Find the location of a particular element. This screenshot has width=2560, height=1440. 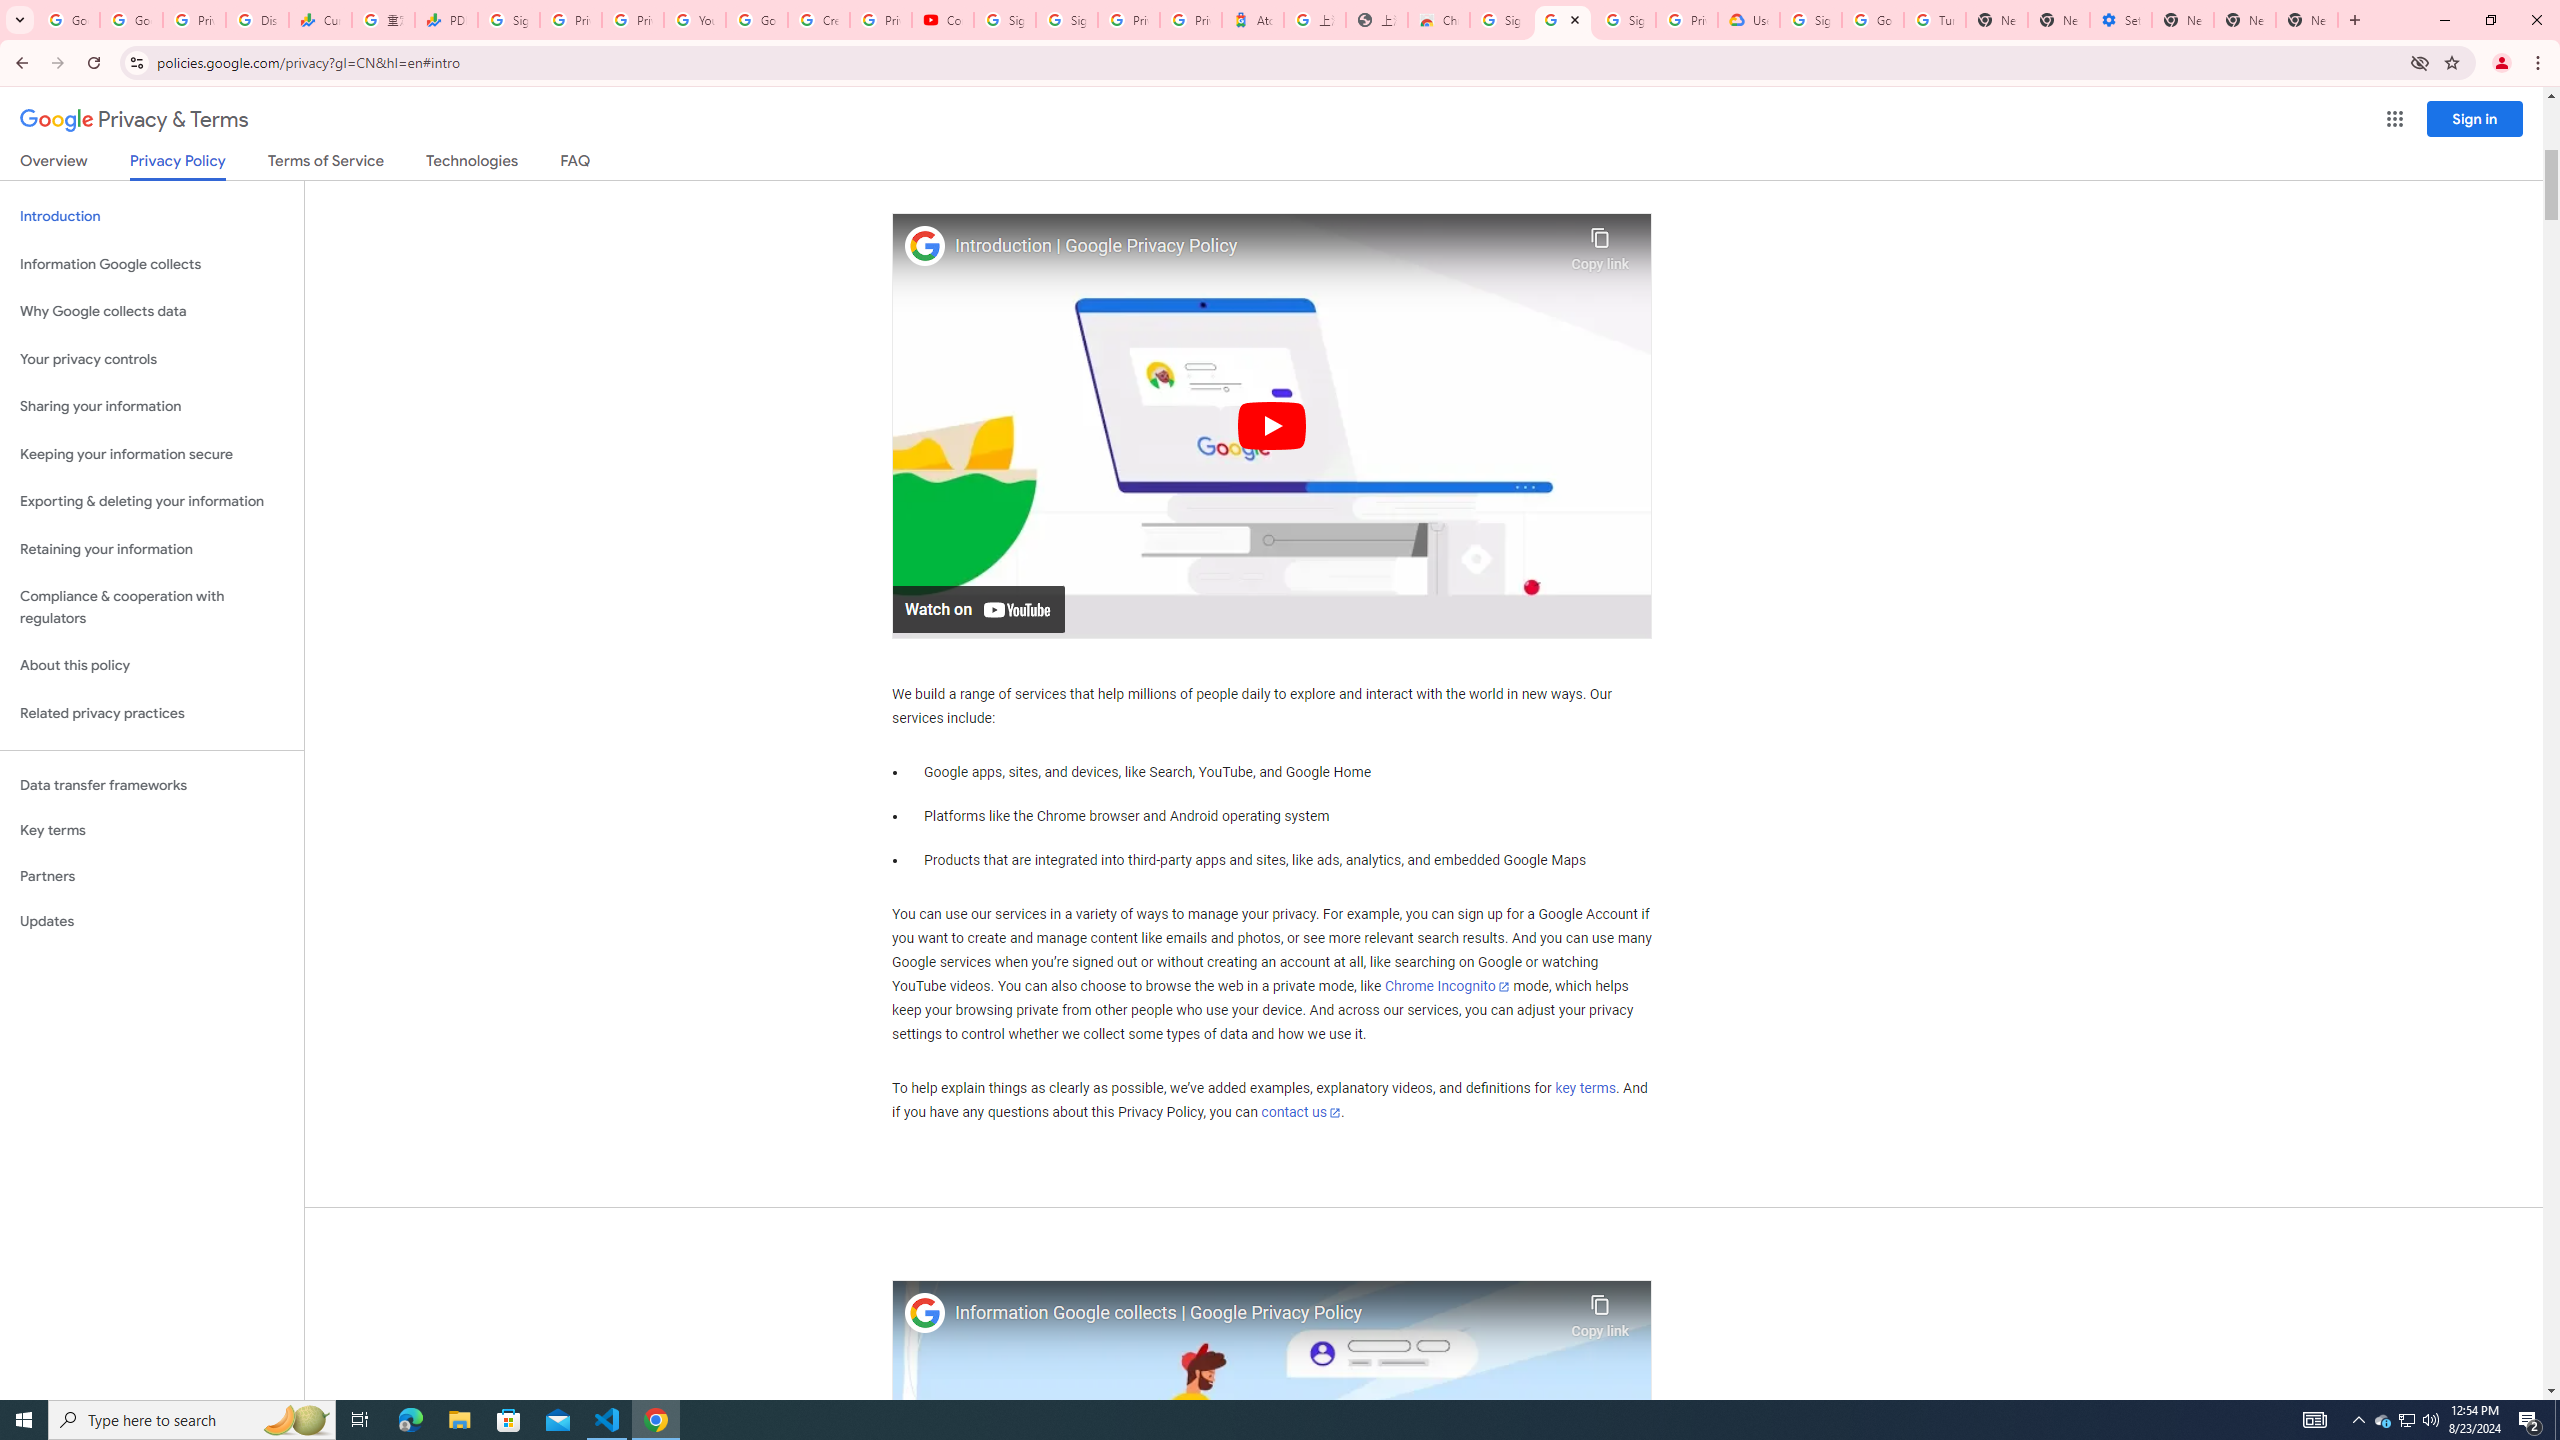

'Play' is located at coordinates (1271, 424).